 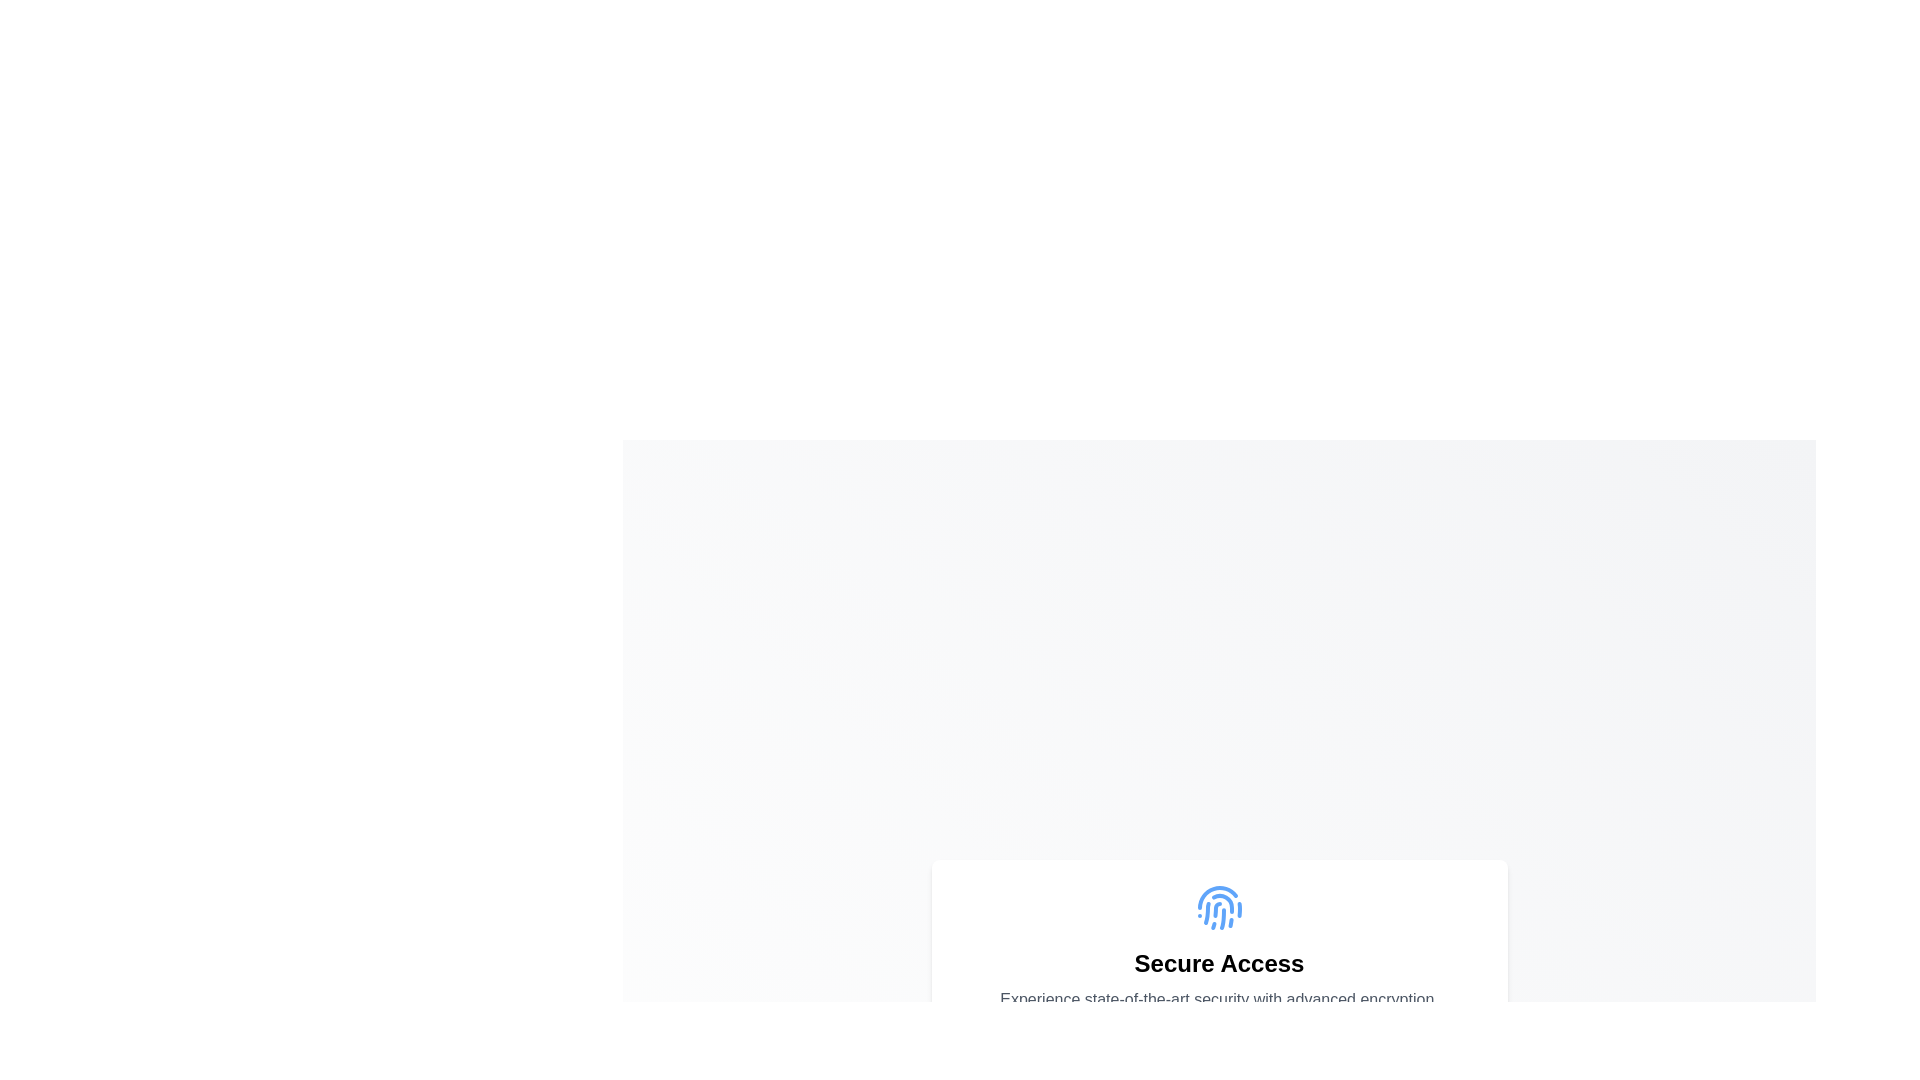 I want to click on the security icon that signifies secure access, located centrally above the 'Secure Access' text, so click(x=1218, y=907).